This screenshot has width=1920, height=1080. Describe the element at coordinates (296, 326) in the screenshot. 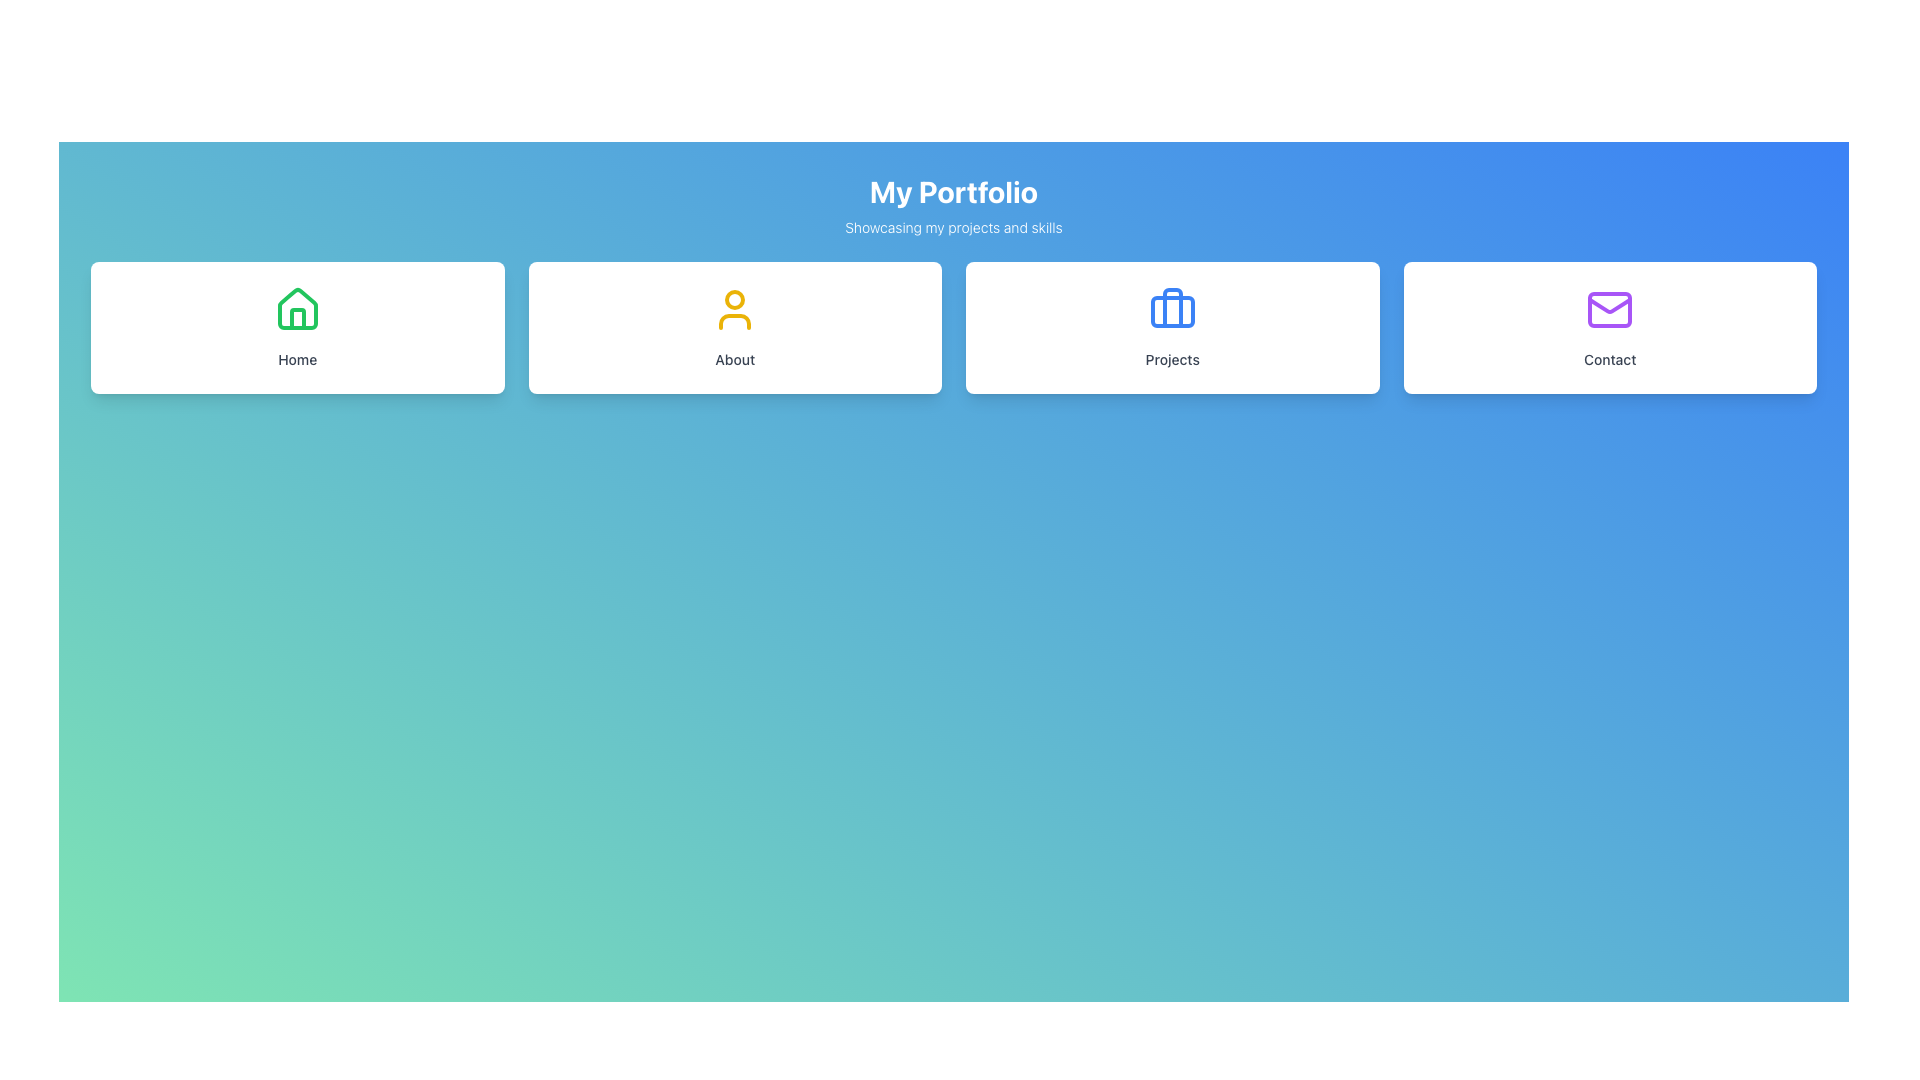

I see `the 'Home' button, which is a rectangular card with a white background, a green house icon at the top center, and the text 'Home' underneath, located in the top-left corner of the grid layout` at that location.